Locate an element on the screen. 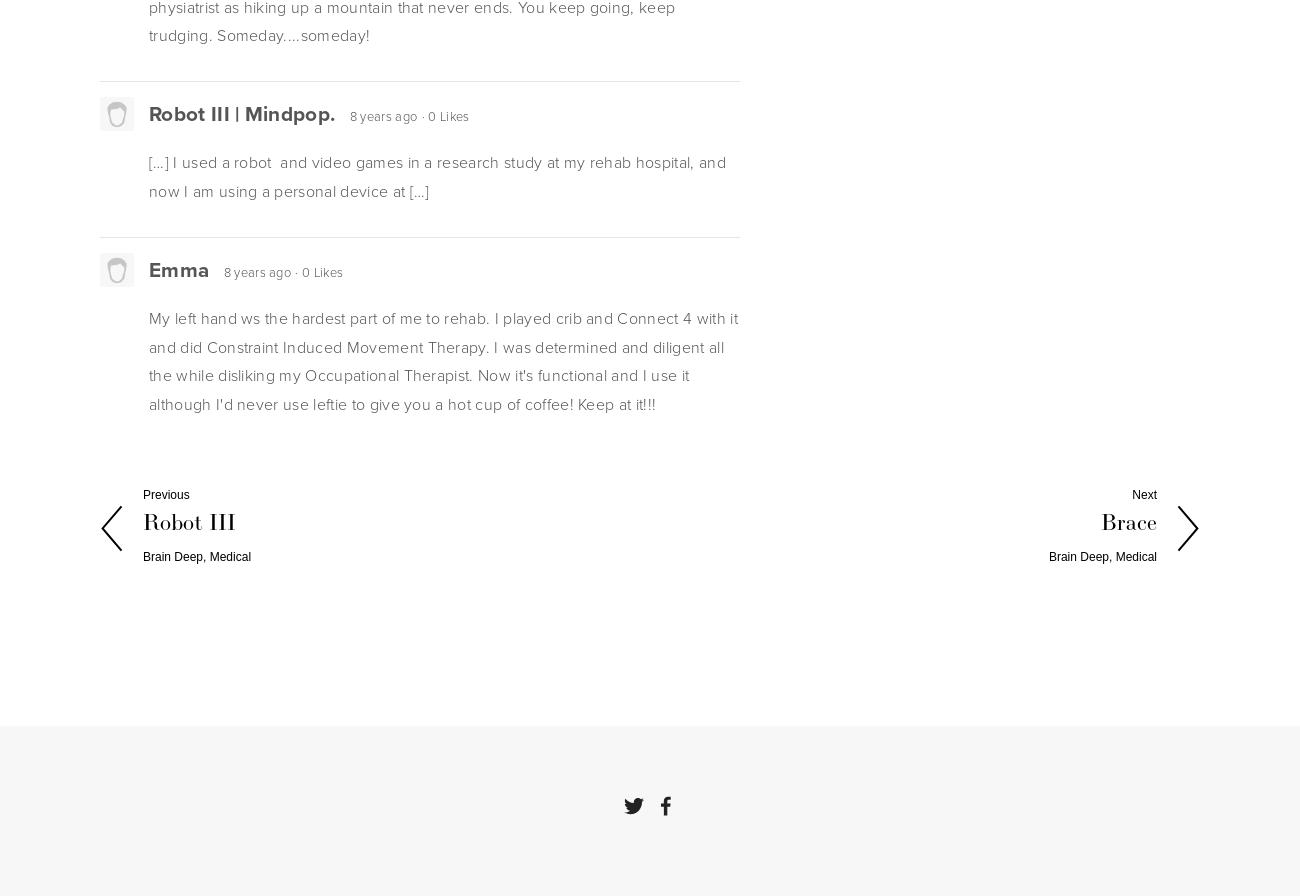 This screenshot has width=1300, height=896. 'Brace' is located at coordinates (1128, 523).